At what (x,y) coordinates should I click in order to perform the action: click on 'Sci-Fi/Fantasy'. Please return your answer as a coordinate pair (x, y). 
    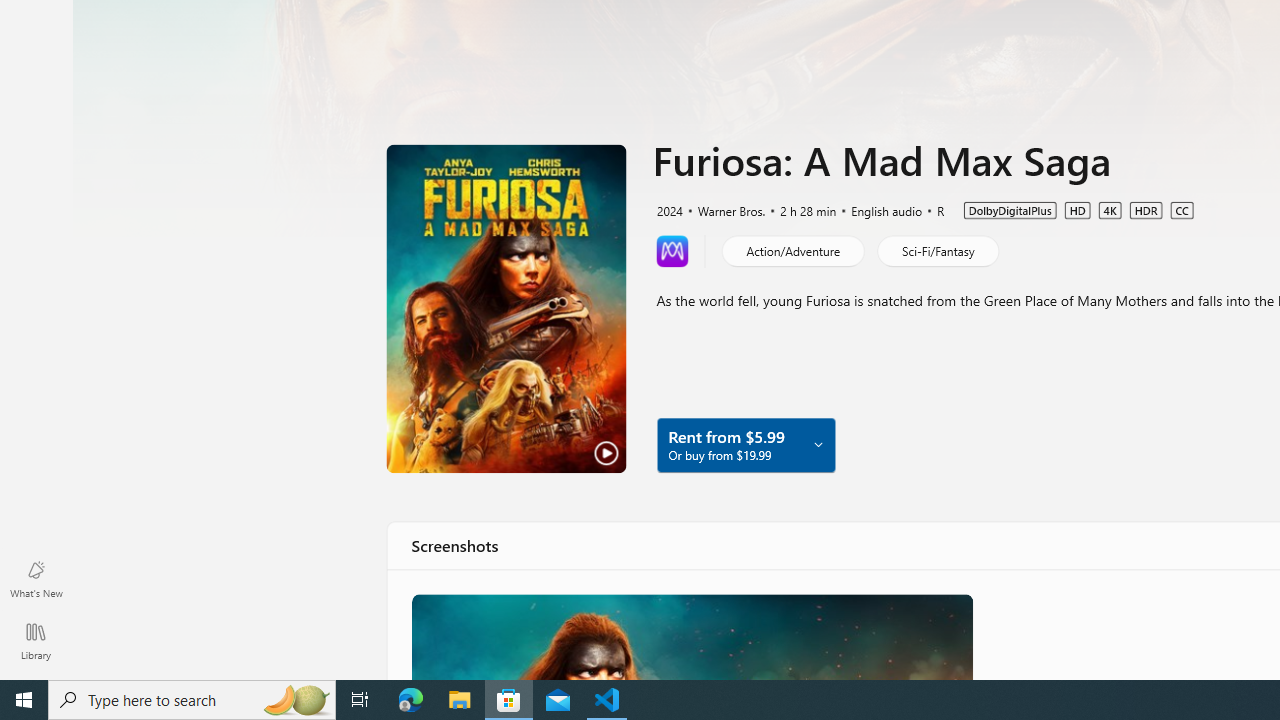
    Looking at the image, I should click on (936, 249).